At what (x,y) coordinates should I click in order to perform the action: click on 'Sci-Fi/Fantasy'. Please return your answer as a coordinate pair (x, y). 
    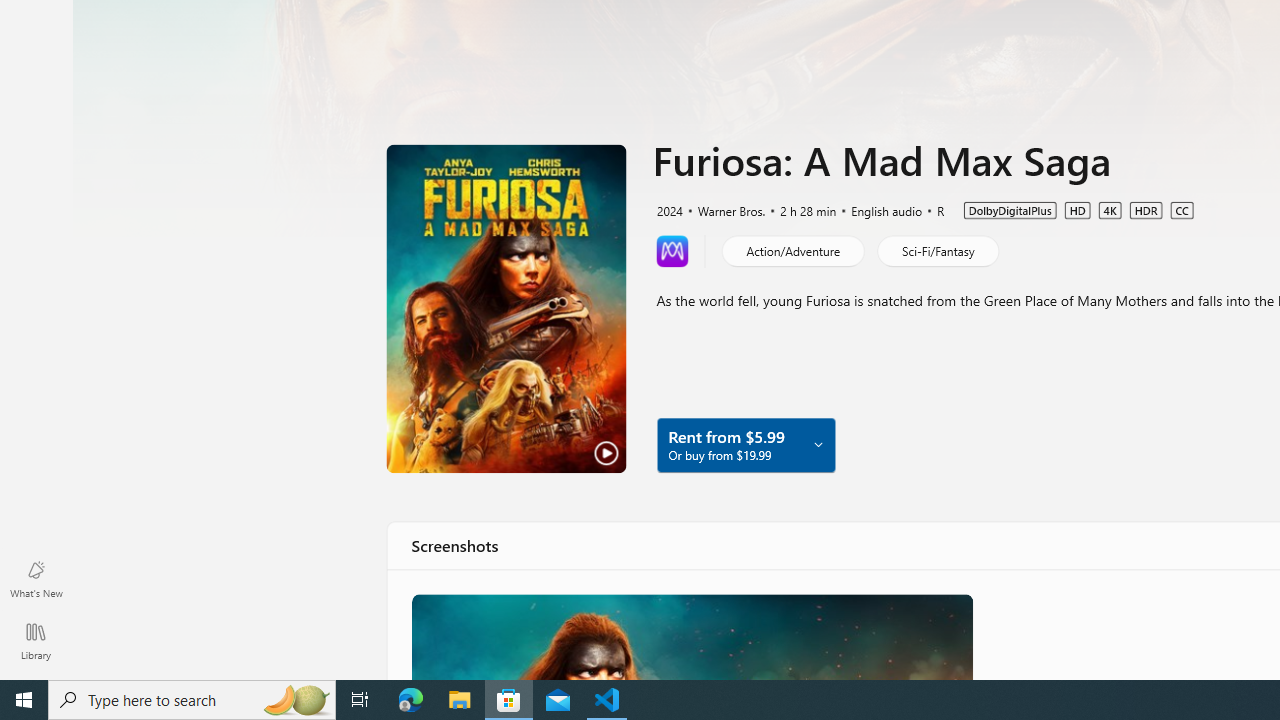
    Looking at the image, I should click on (936, 249).